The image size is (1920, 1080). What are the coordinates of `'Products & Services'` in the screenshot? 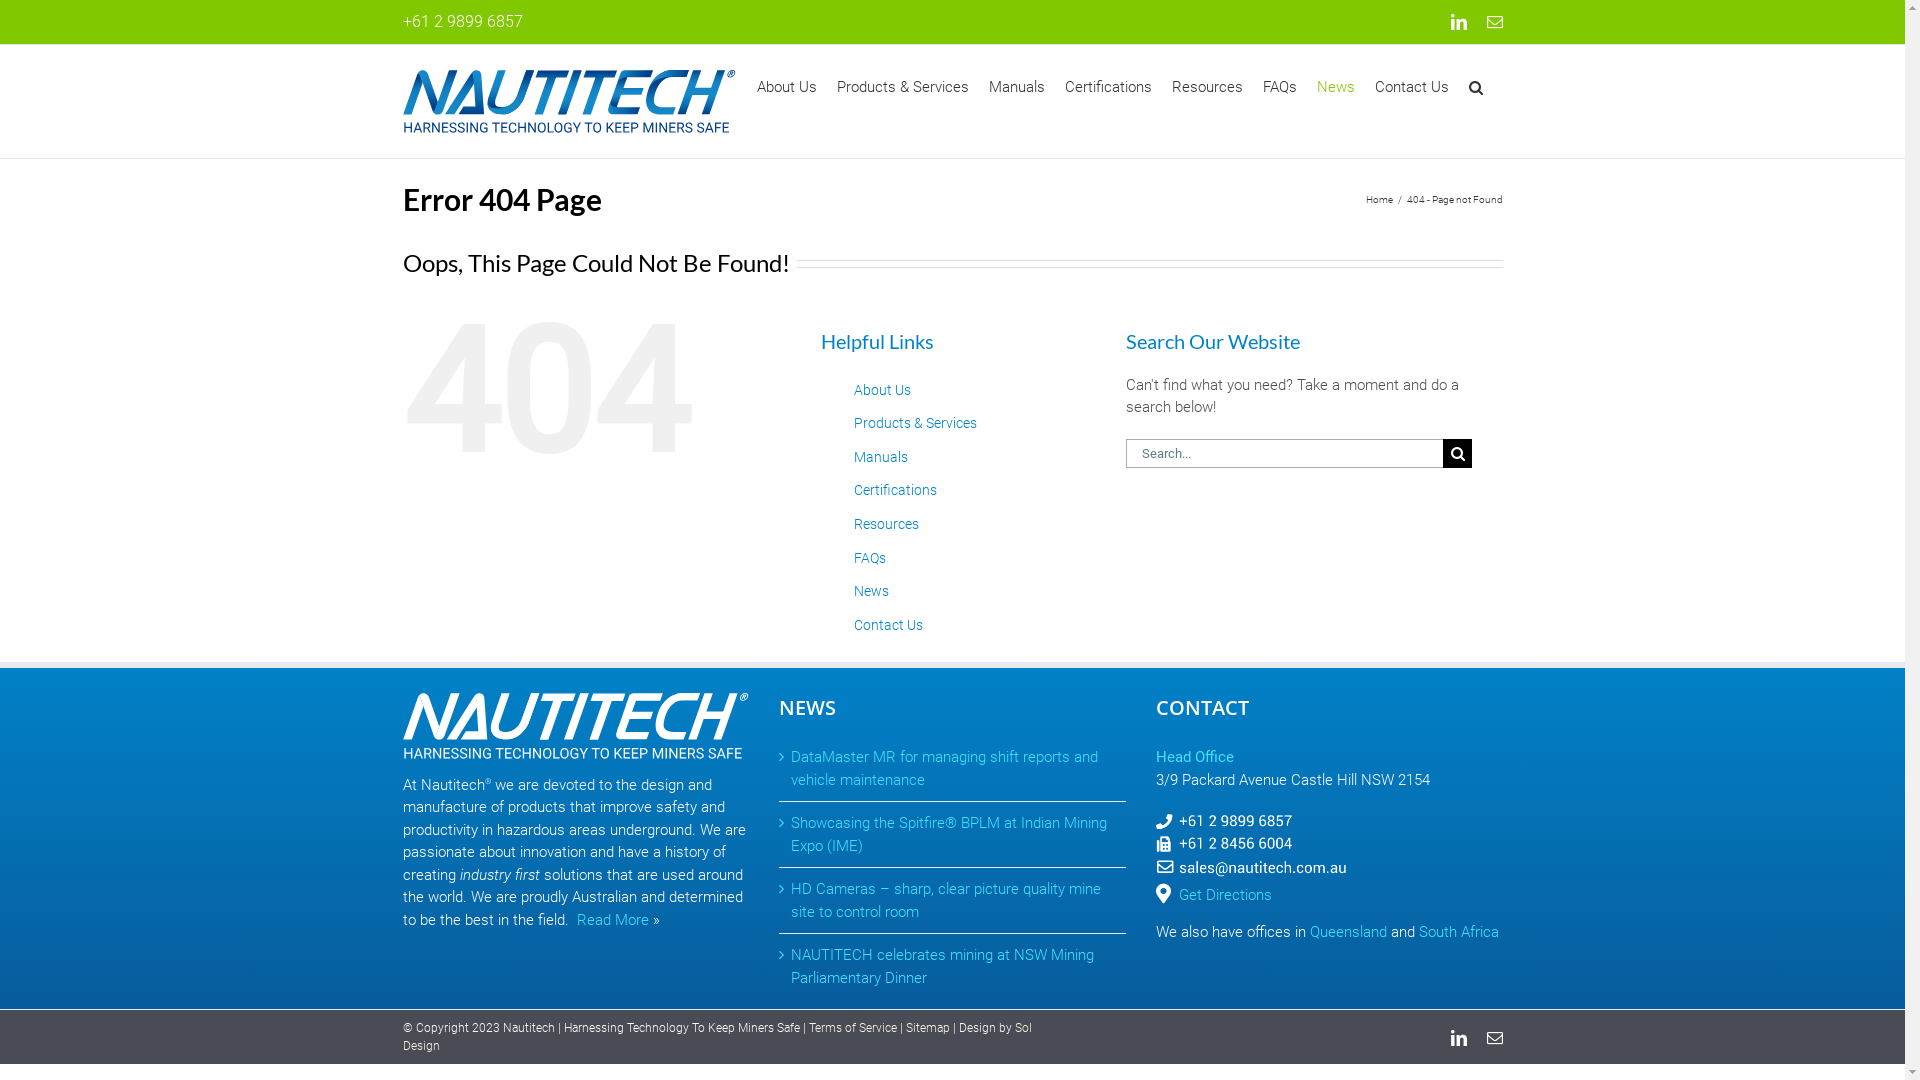 It's located at (914, 422).